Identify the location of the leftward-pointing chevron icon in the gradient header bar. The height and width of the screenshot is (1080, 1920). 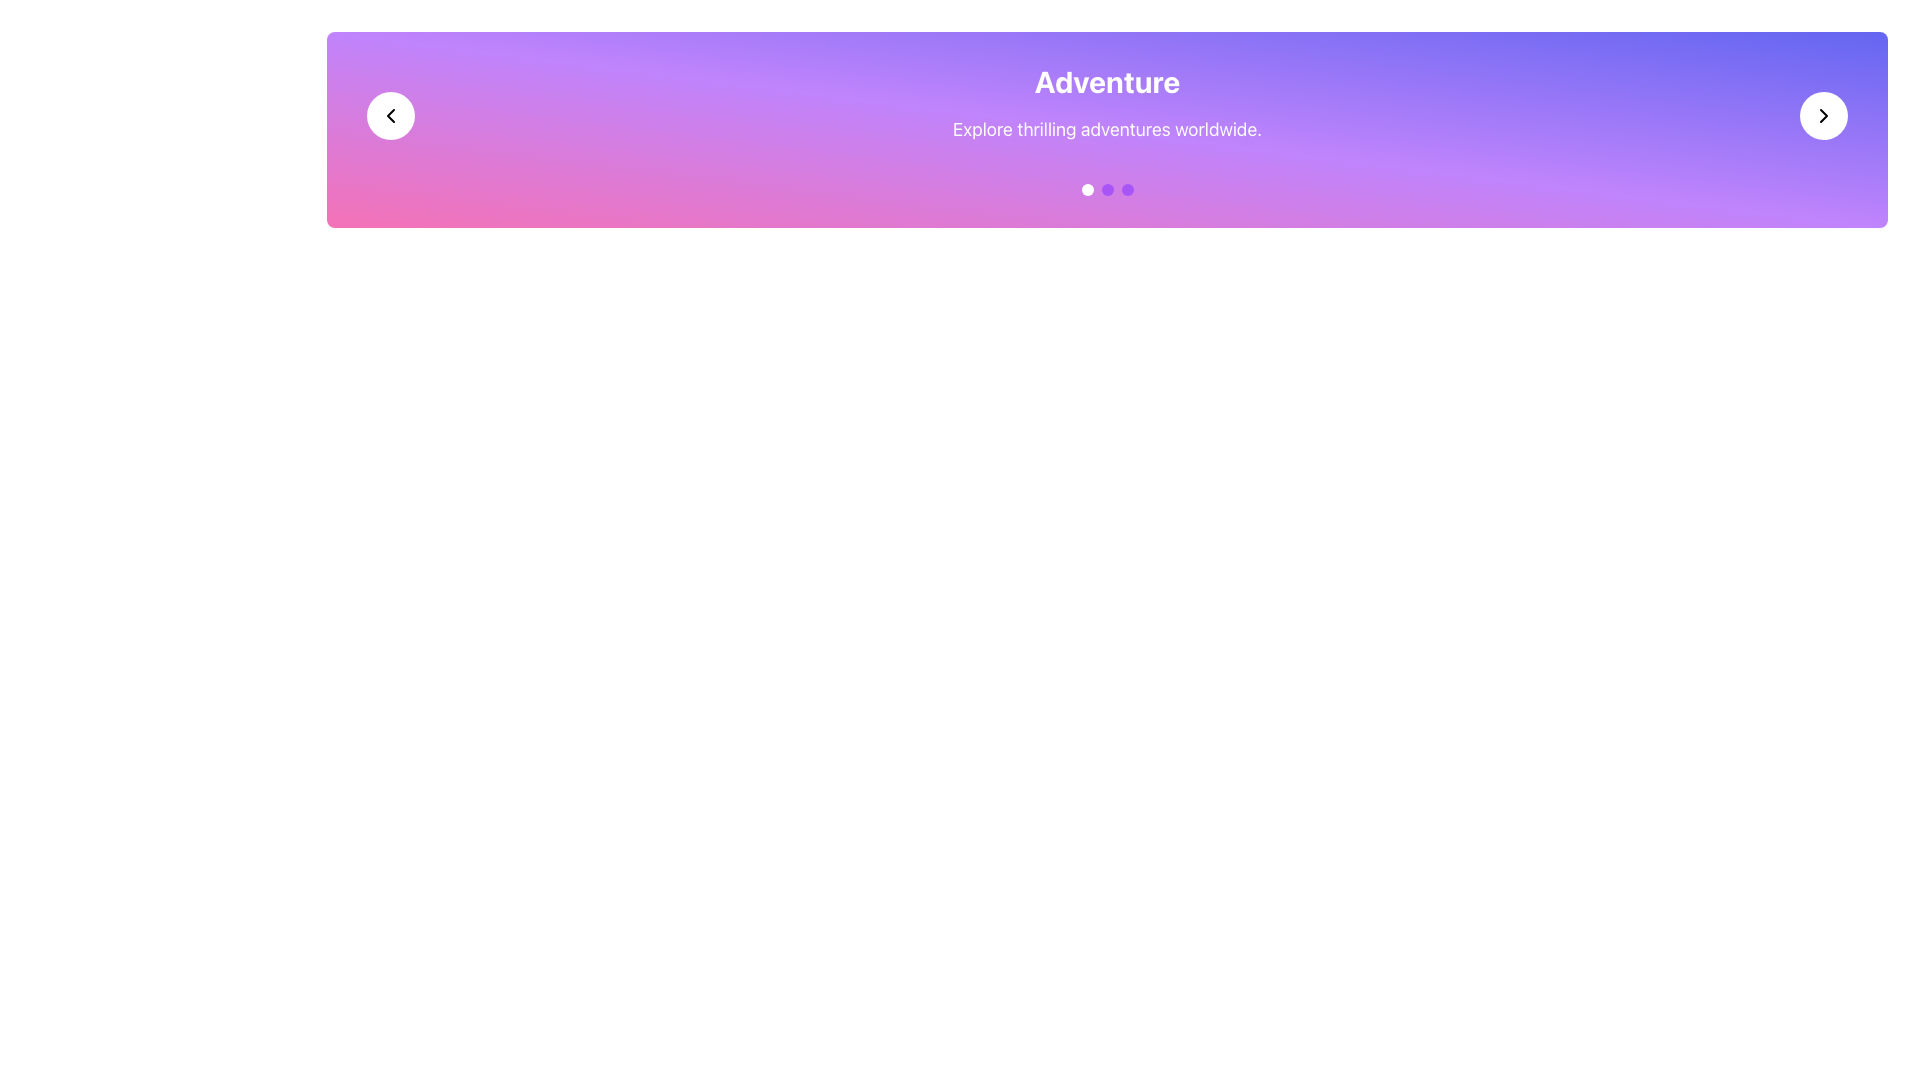
(390, 115).